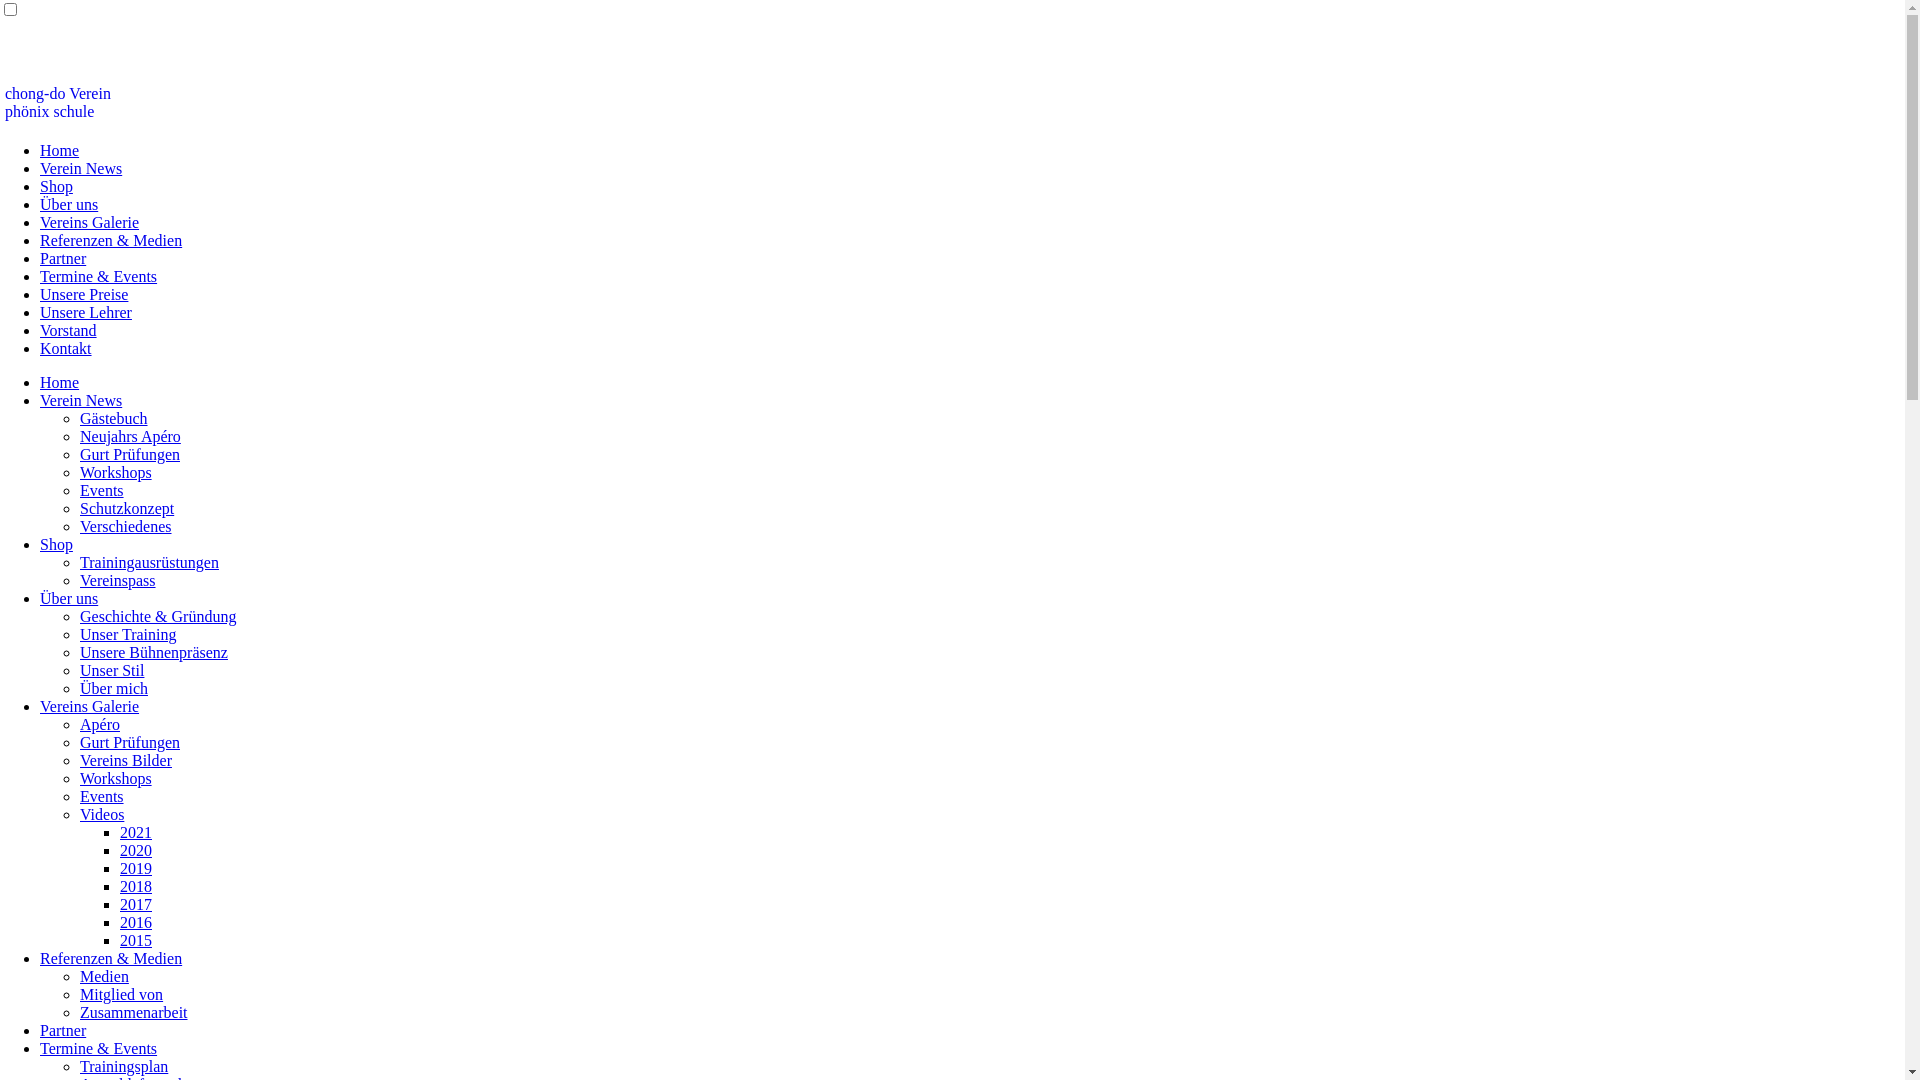  Describe the element at coordinates (117, 580) in the screenshot. I see `'Vereinspass'` at that location.